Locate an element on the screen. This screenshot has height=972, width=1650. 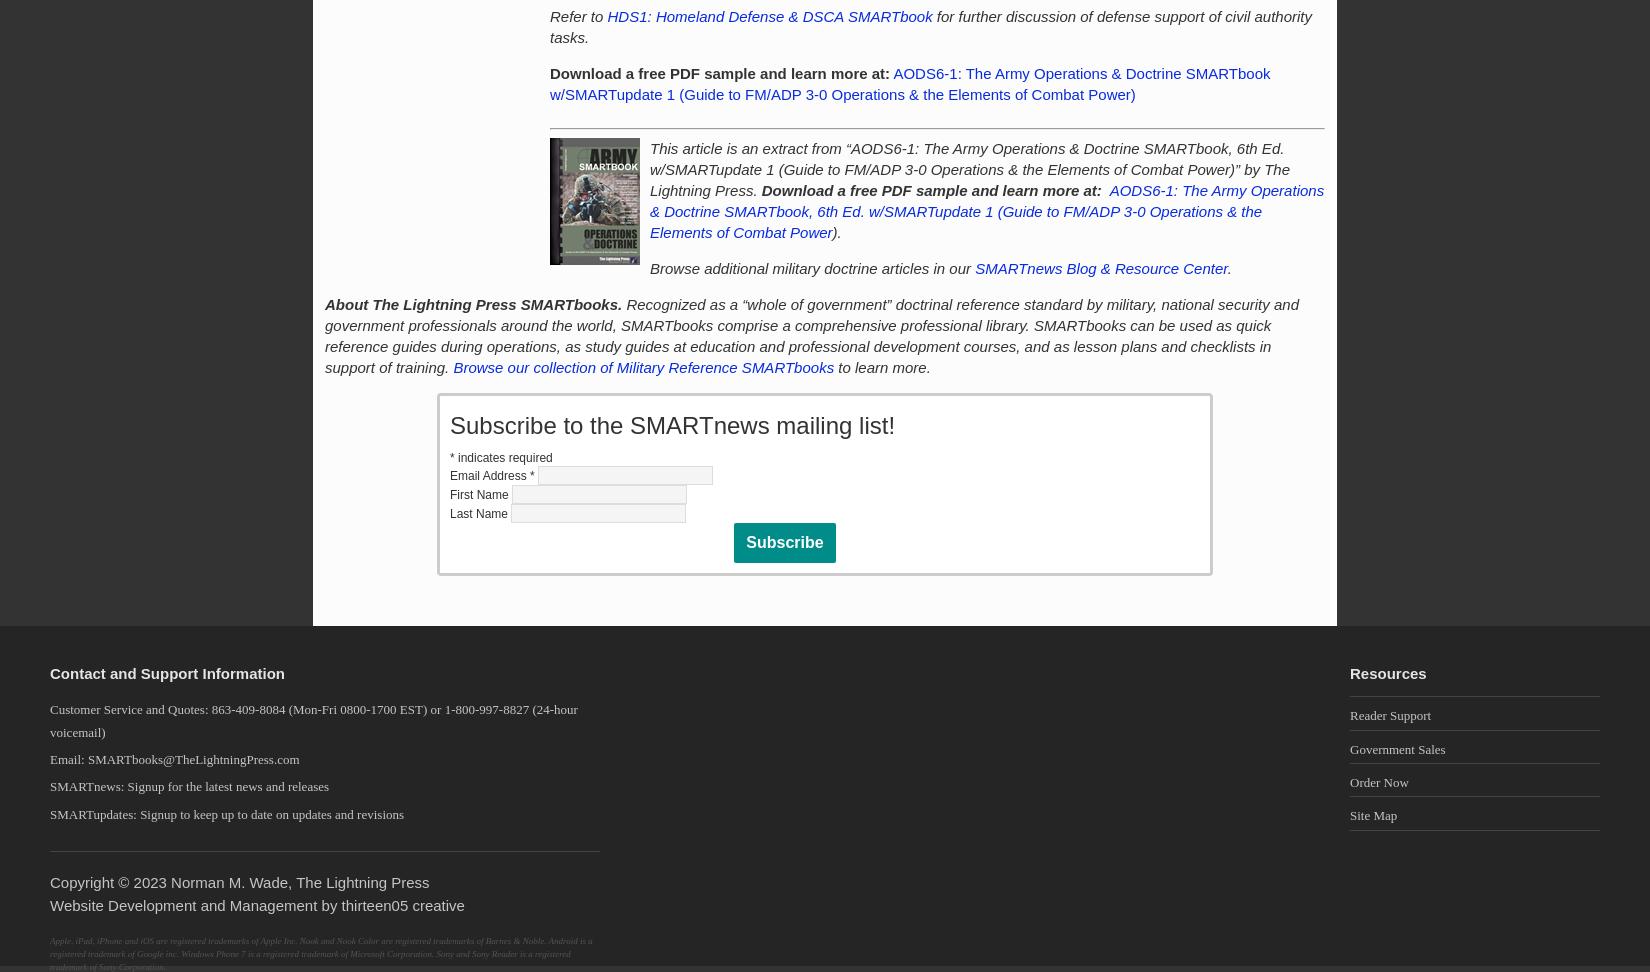
'This article is an extract from “AODS6-1: The Army Operations & Doctrine SMARTbook, 6th Ed. w/SMARTupdate 1 (Guide to FM/ADP 3-0 Operations & the Elements of Combat Power)” by The Lightning Press.' is located at coordinates (970, 169).